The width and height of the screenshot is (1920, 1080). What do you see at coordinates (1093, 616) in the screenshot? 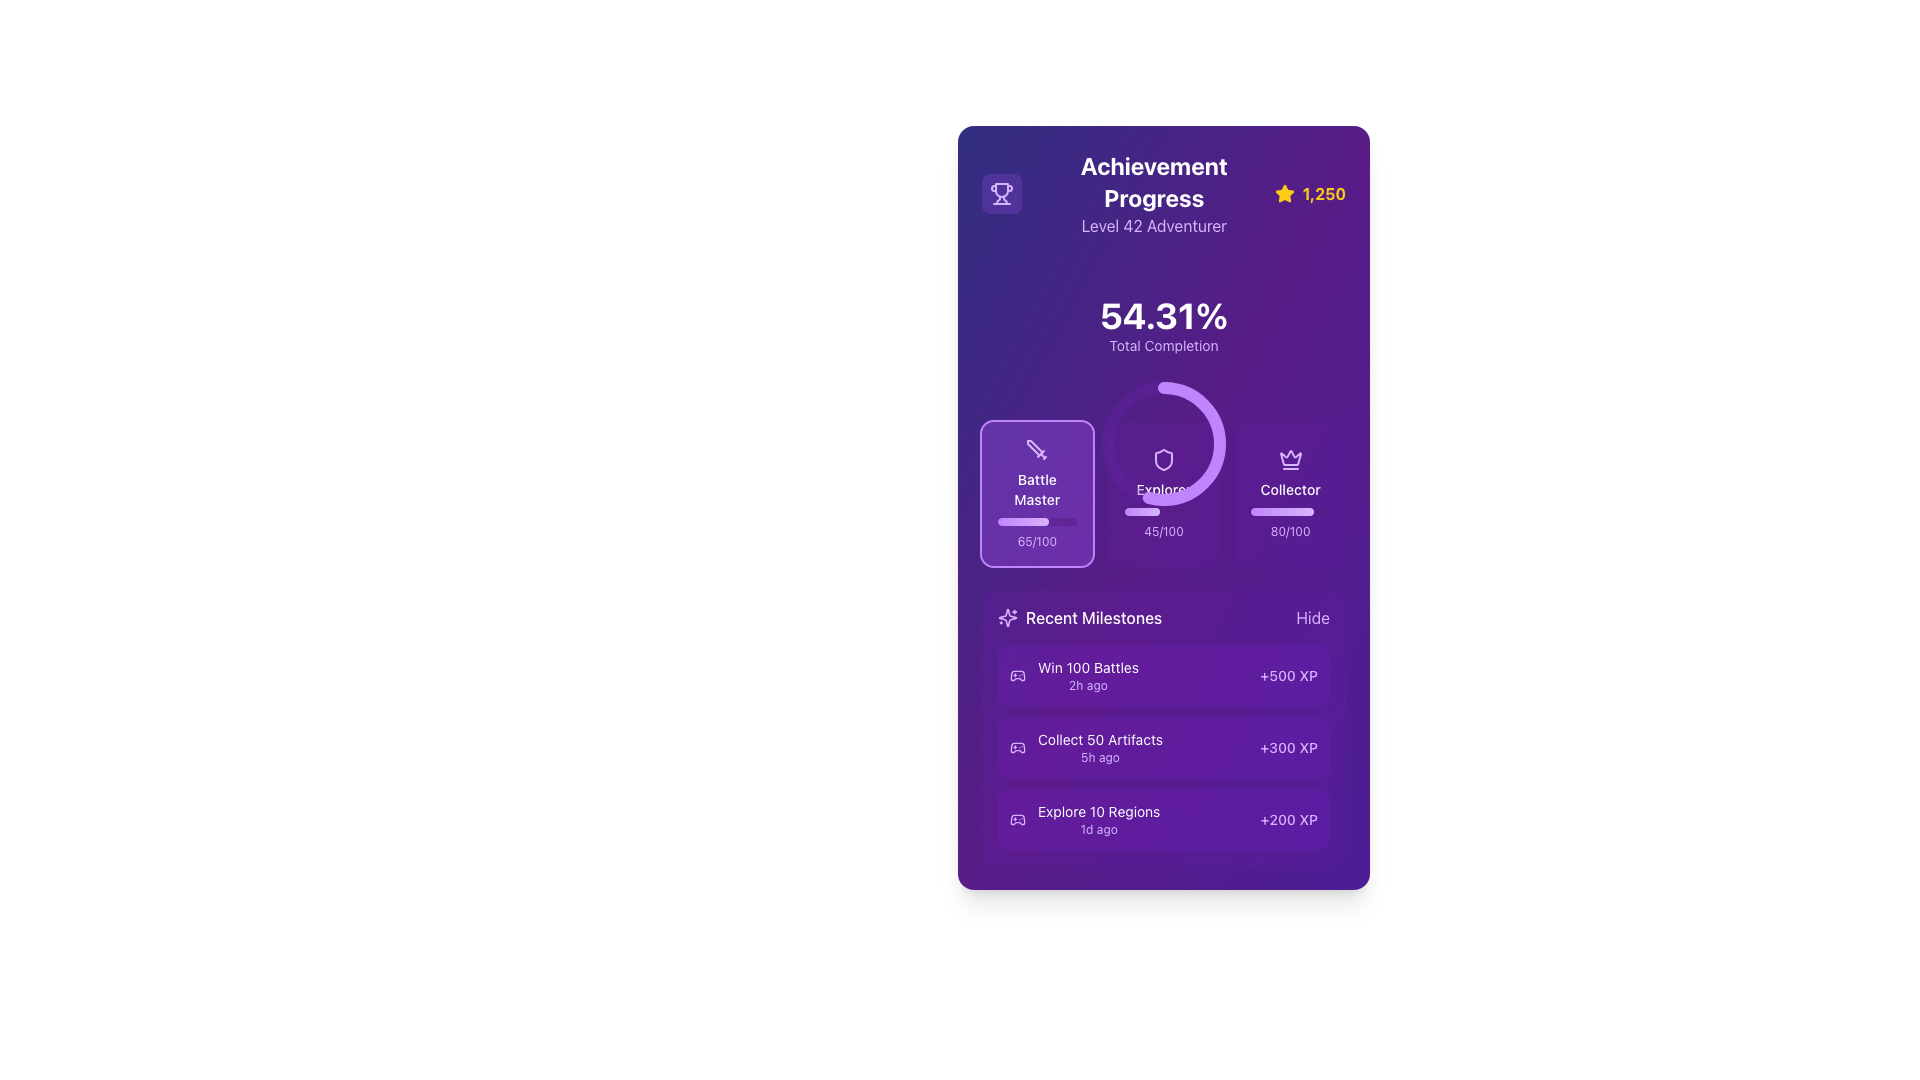
I see `text label that says 'Recent Milestones', which is white and styled with medium font weight, located in the lower left section of the interface next to a star-shaped icon` at bounding box center [1093, 616].